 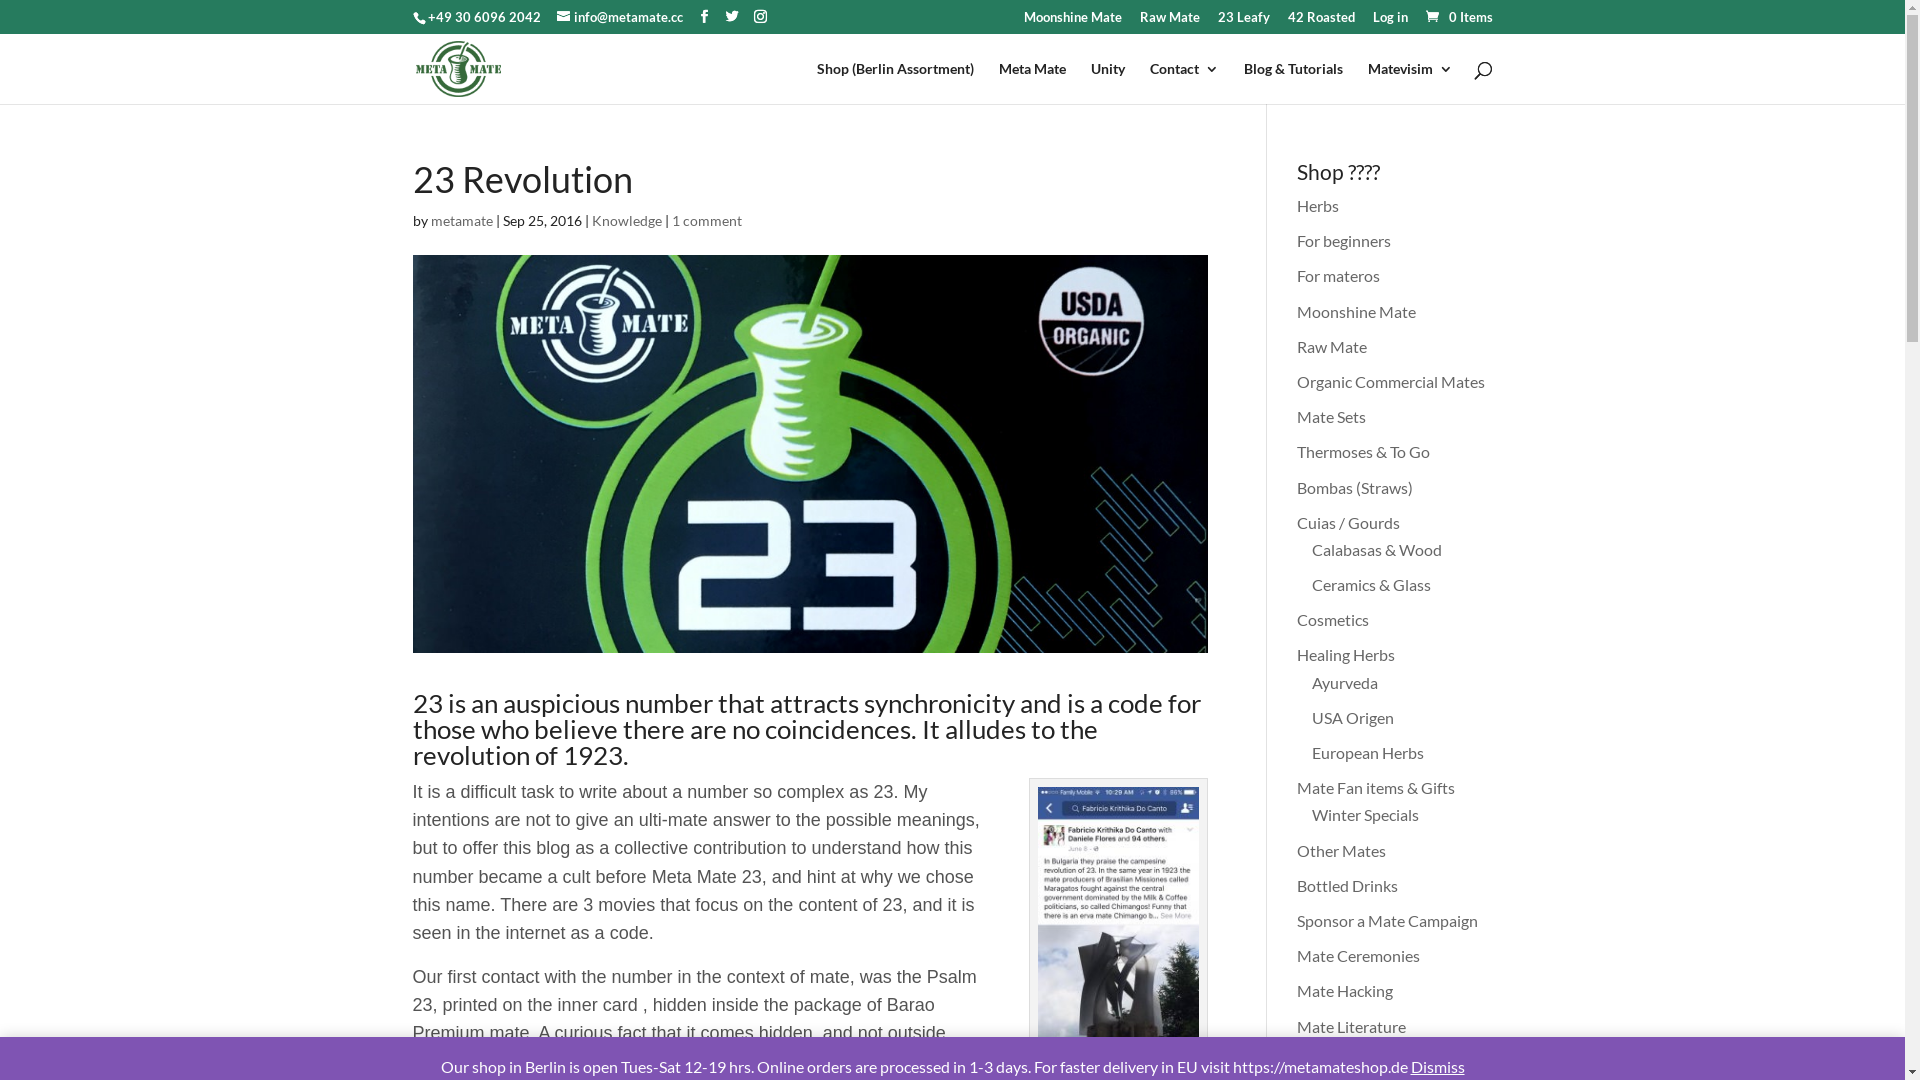 I want to click on 'Cosmetics', so click(x=1296, y=618).